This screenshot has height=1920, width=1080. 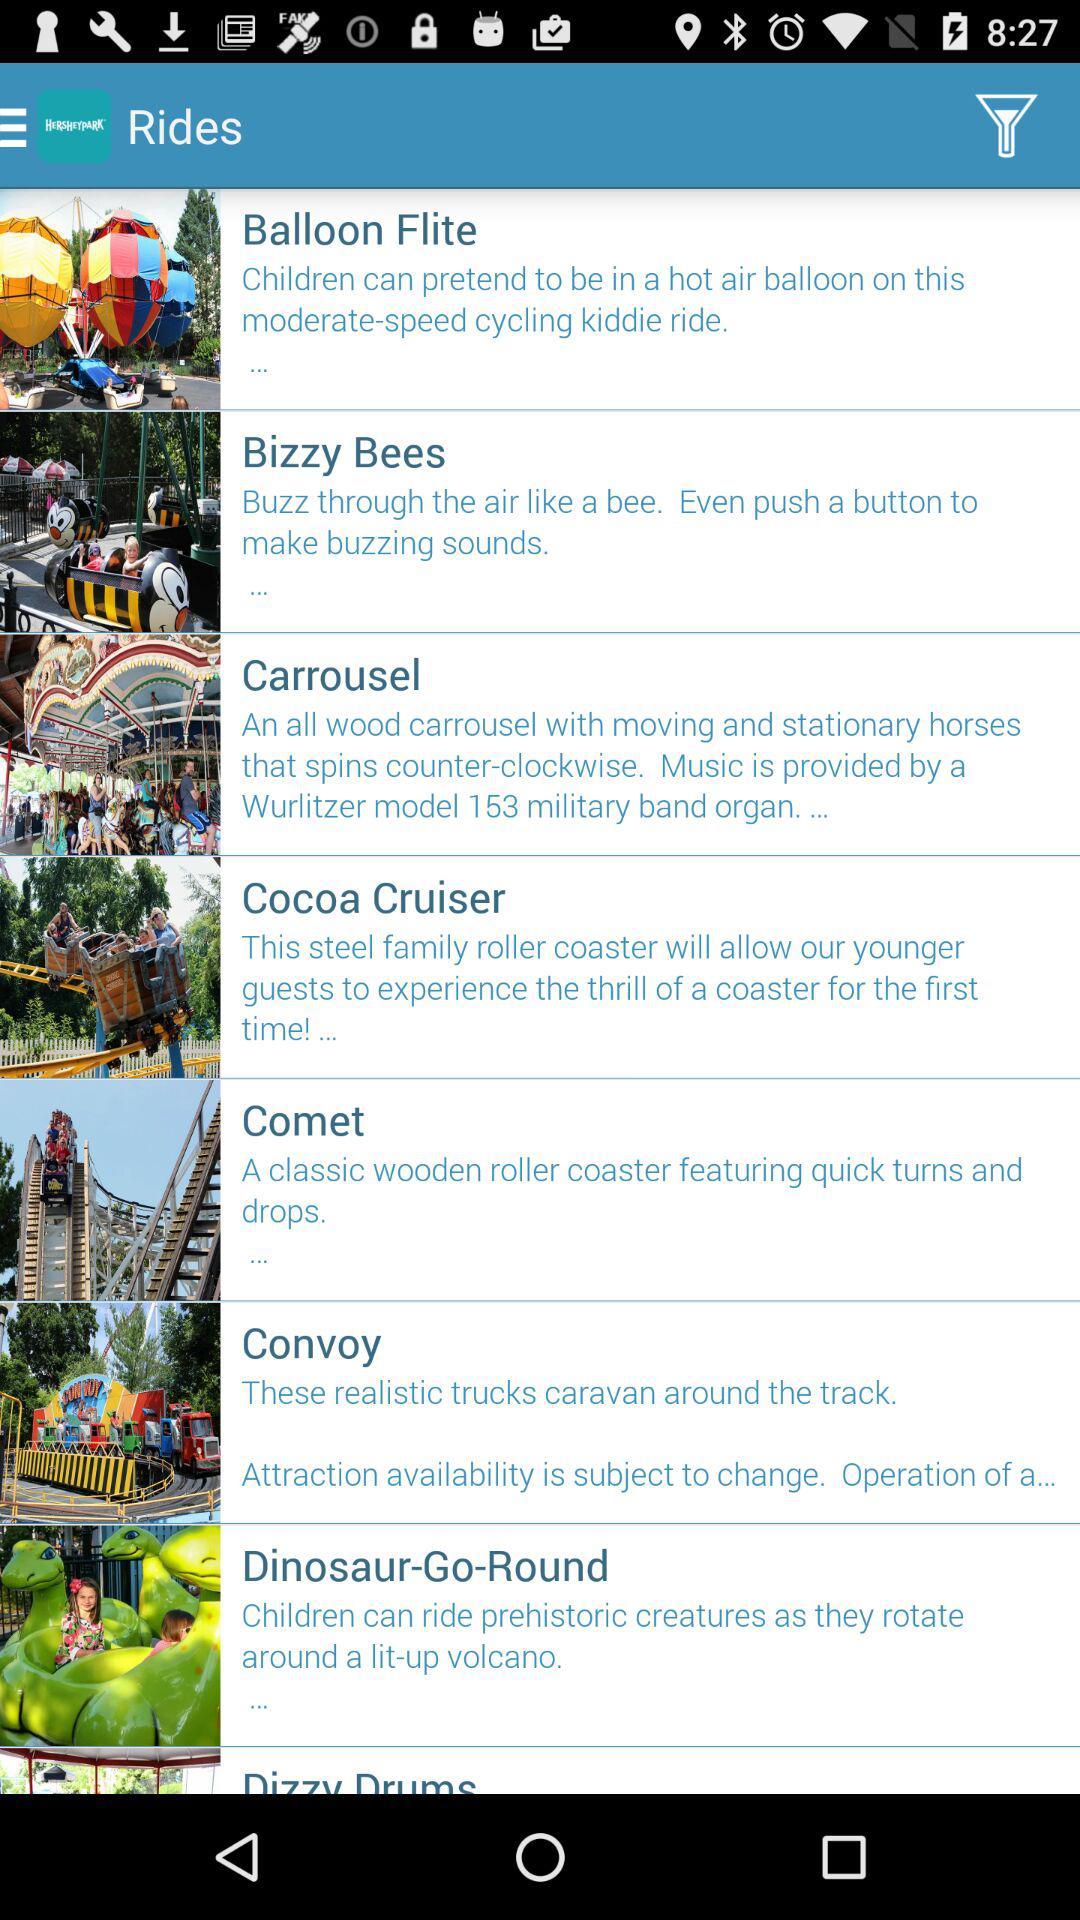 What do you see at coordinates (650, 550) in the screenshot?
I see `the icon below the bizzy bees item` at bounding box center [650, 550].